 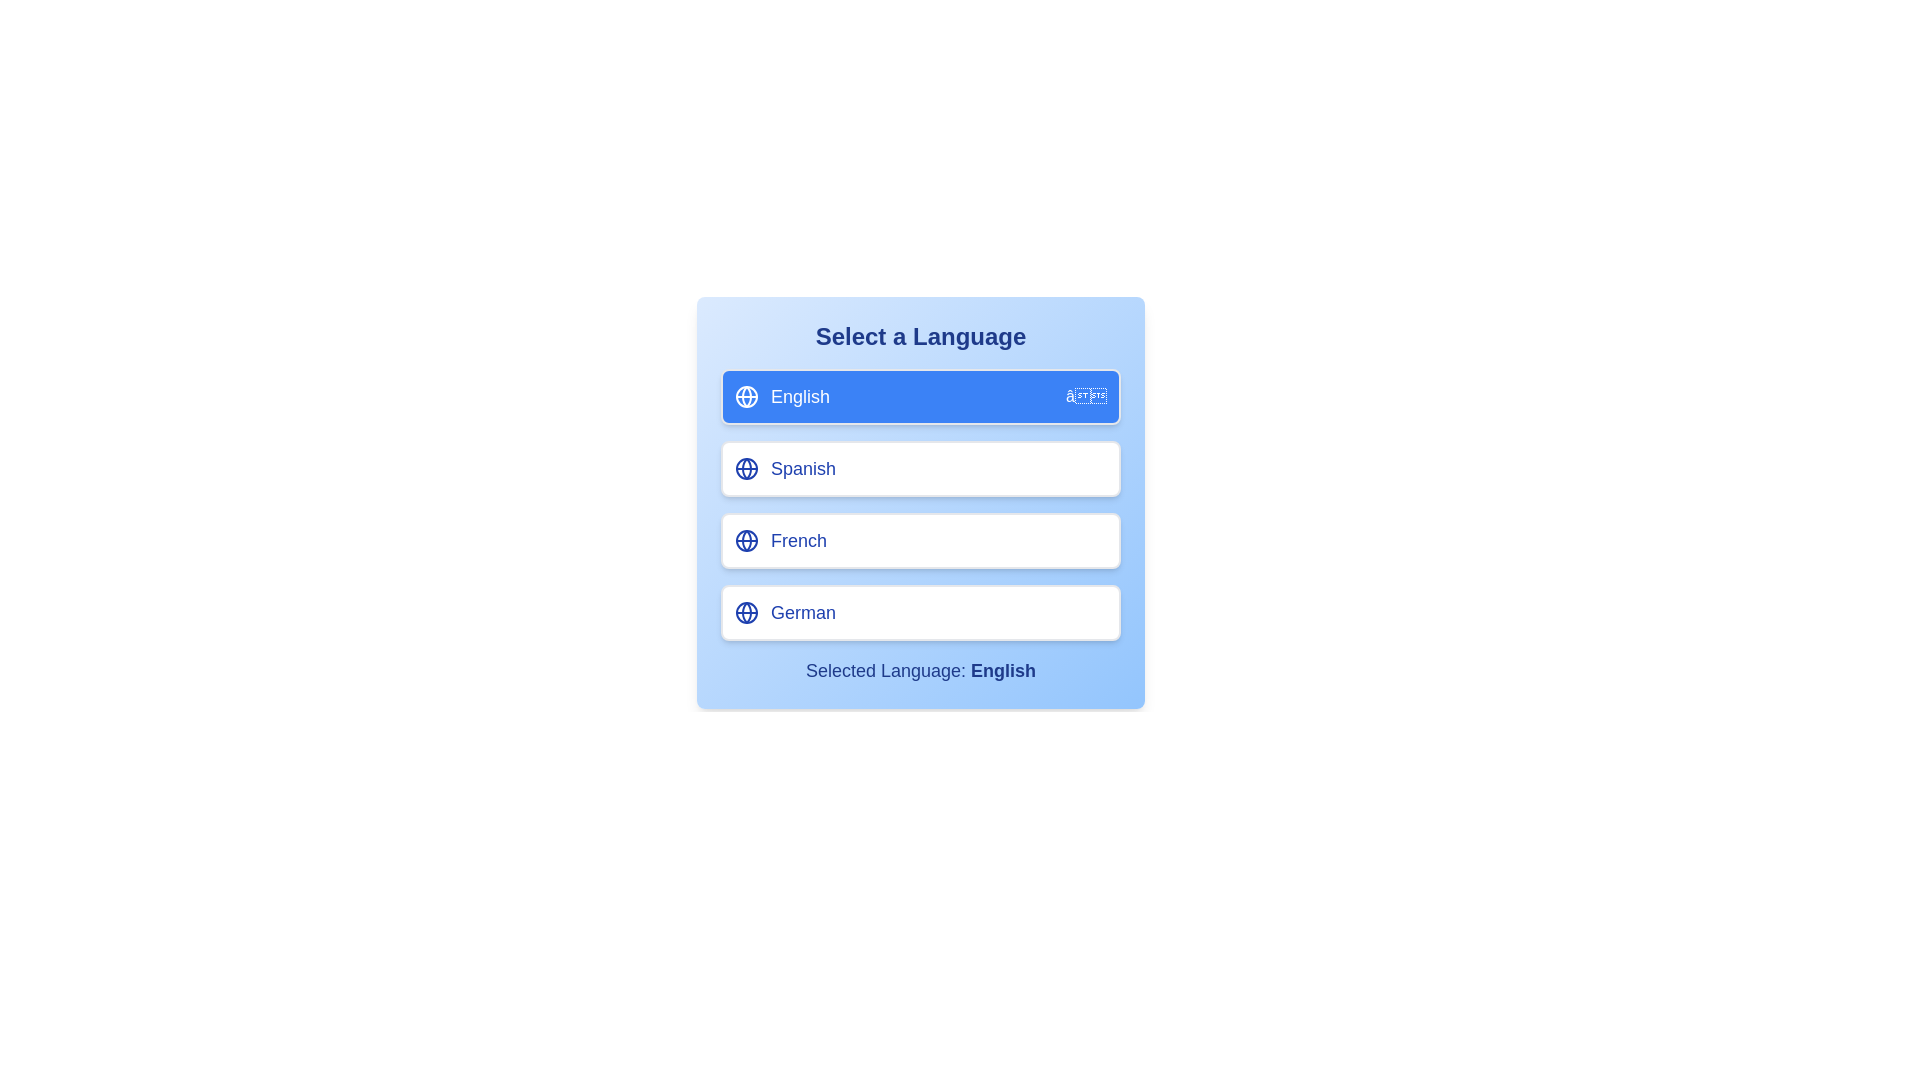 I want to click on the central circle of the globe icon in the language selection interface, which is visually representative of a global context, so click(x=746, y=612).